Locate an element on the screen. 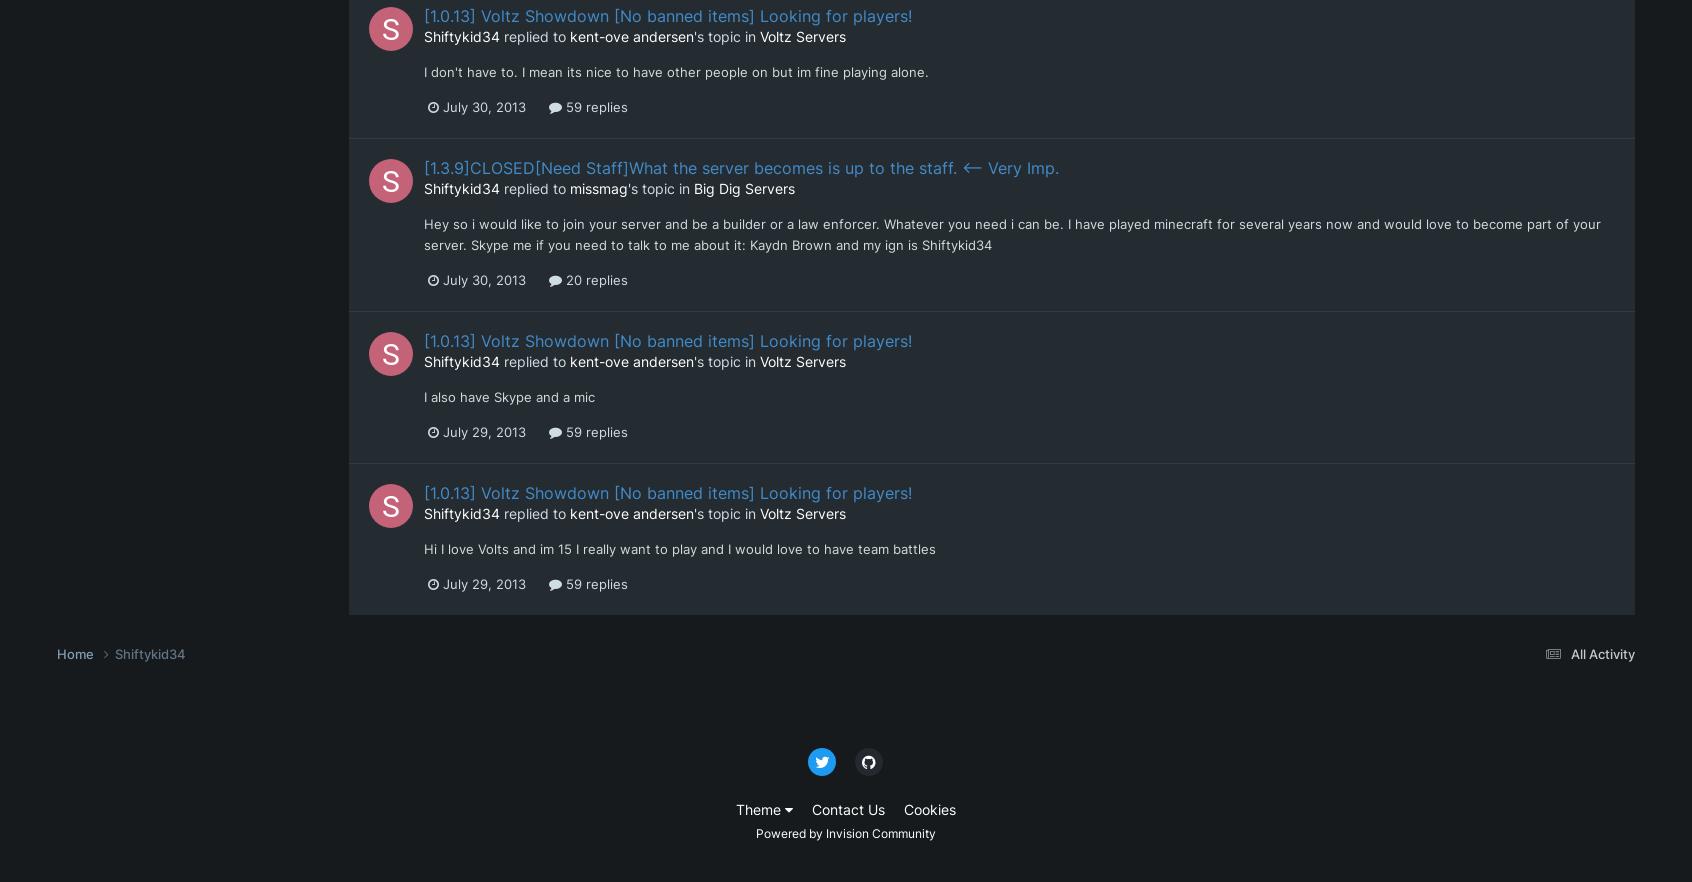  'I also have Skype and a mic' is located at coordinates (509, 396).